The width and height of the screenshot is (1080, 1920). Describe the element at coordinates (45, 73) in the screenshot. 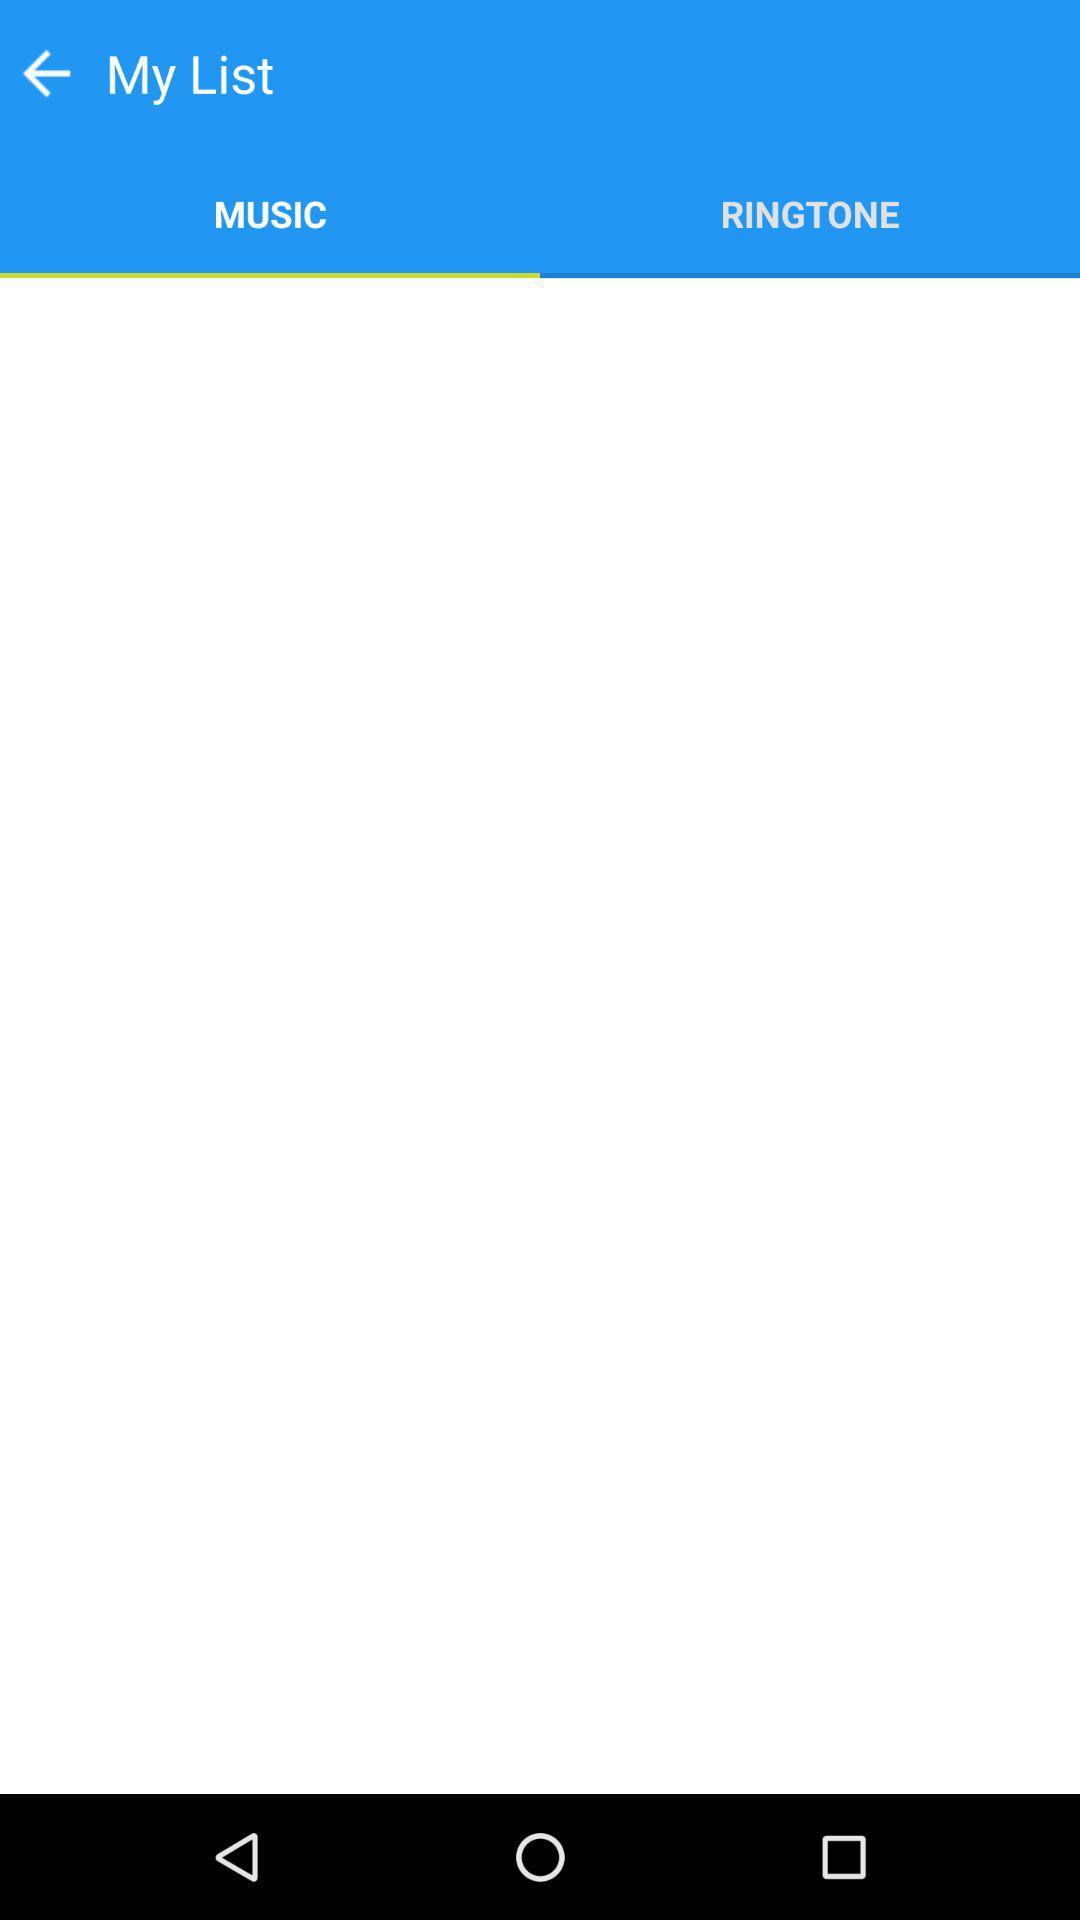

I see `app next to the my list` at that location.